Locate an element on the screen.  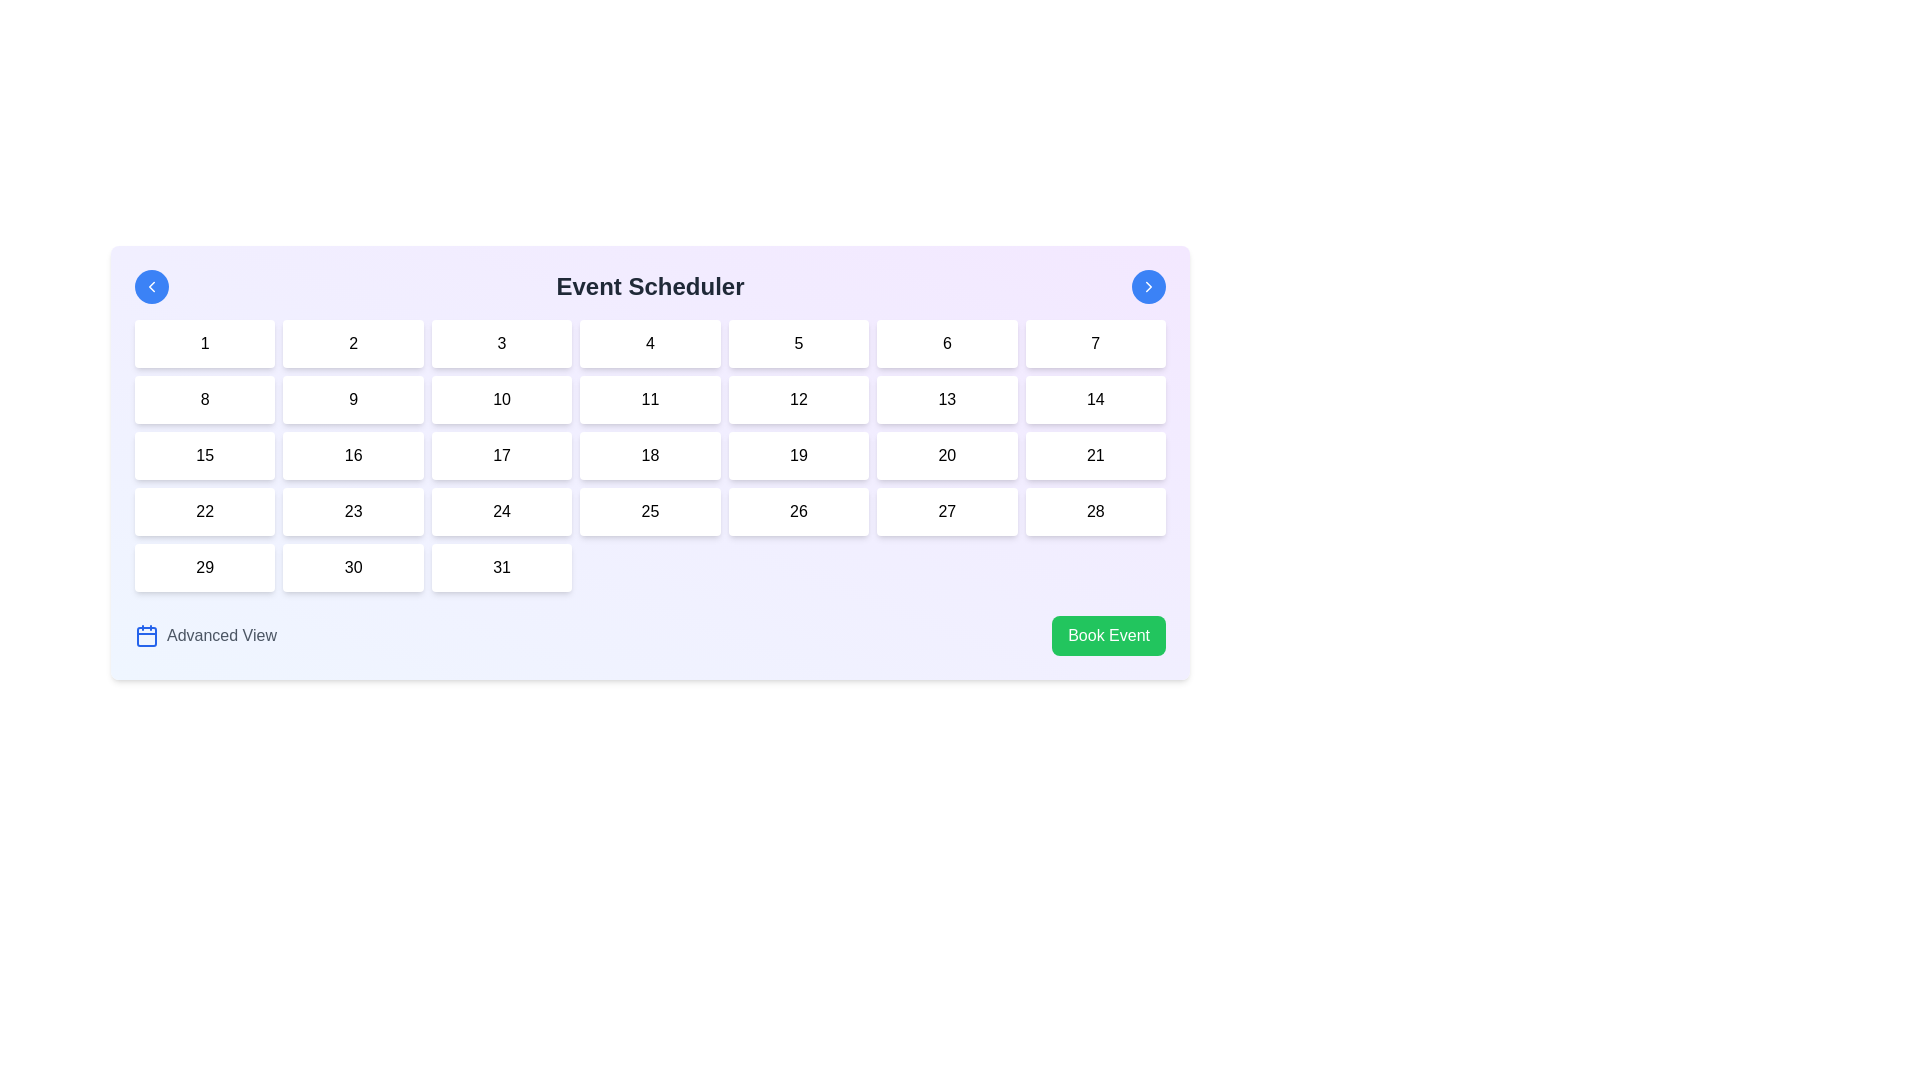
the interactive button is located at coordinates (205, 567).